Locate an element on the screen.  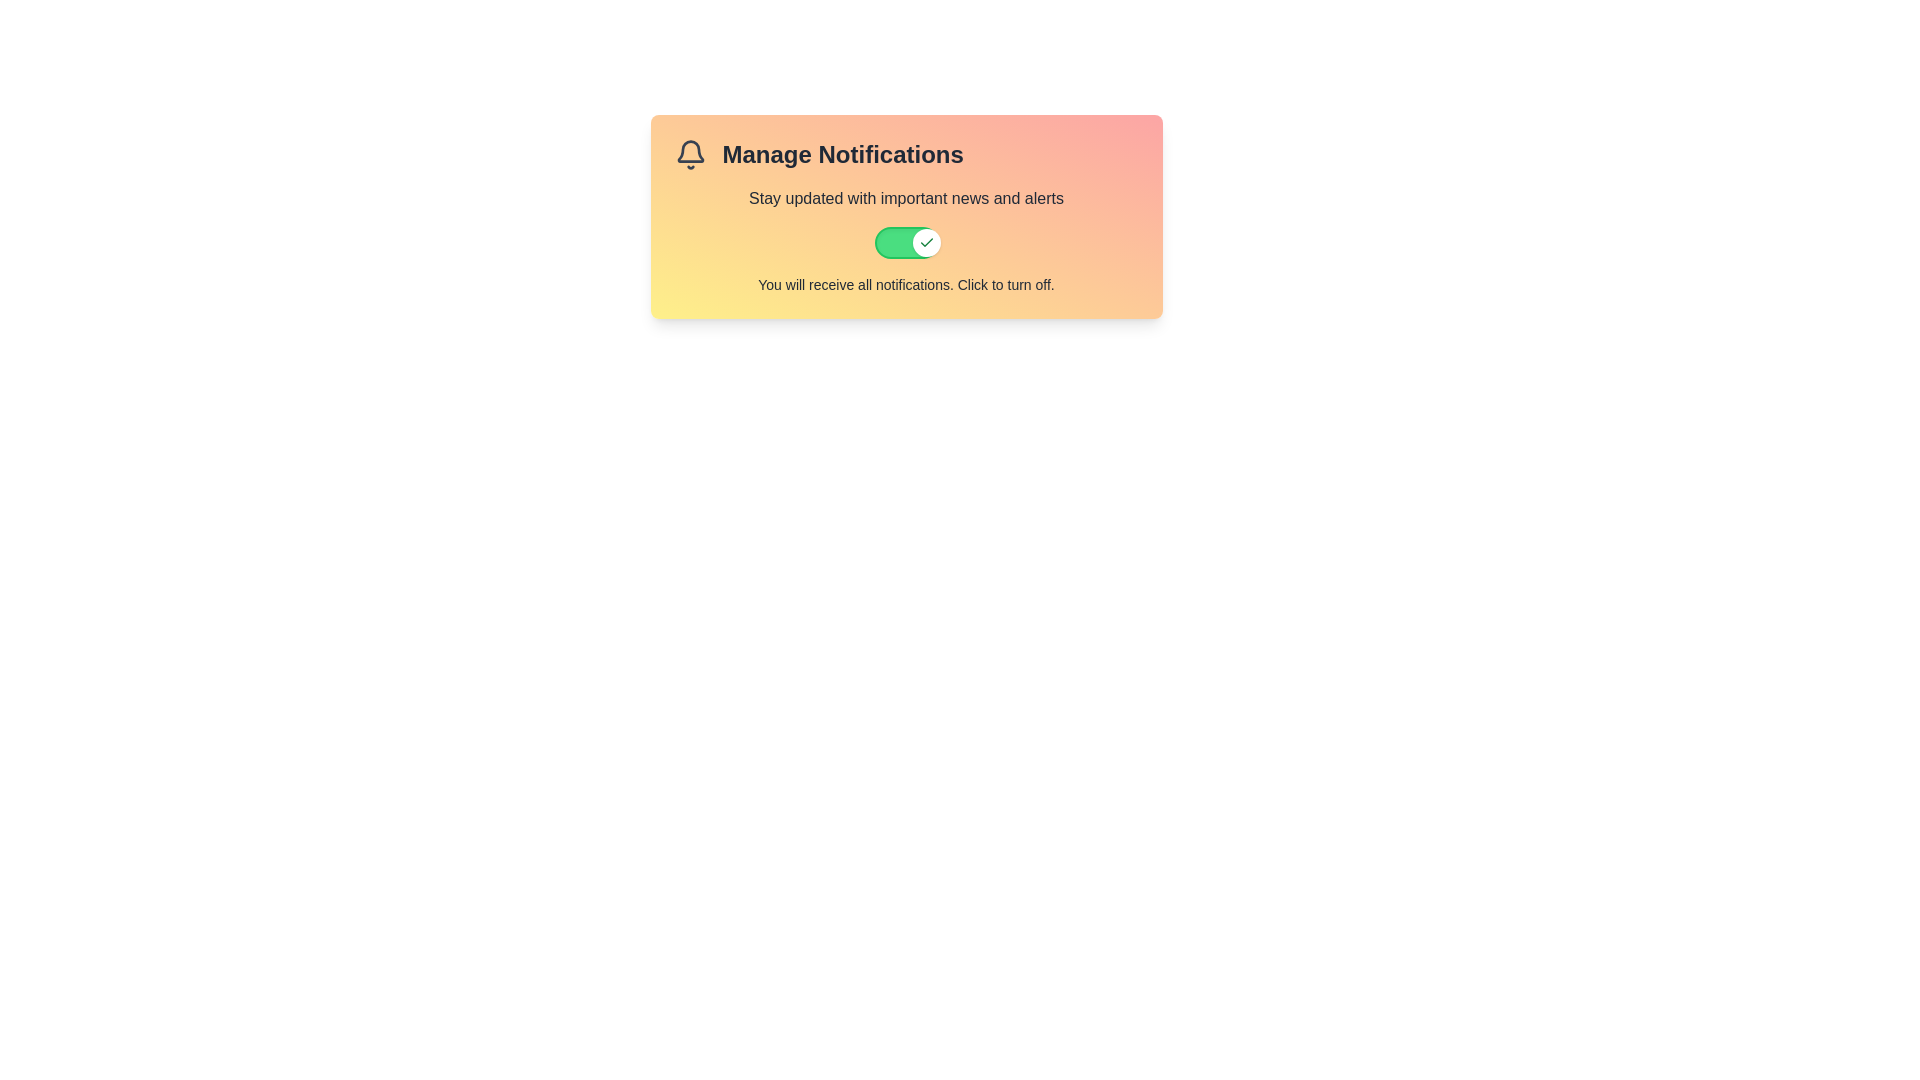
descriptive text of the Interactive toggle control located within the 'Manage Notifications' card, which indicates the current state of notifications is located at coordinates (905, 239).